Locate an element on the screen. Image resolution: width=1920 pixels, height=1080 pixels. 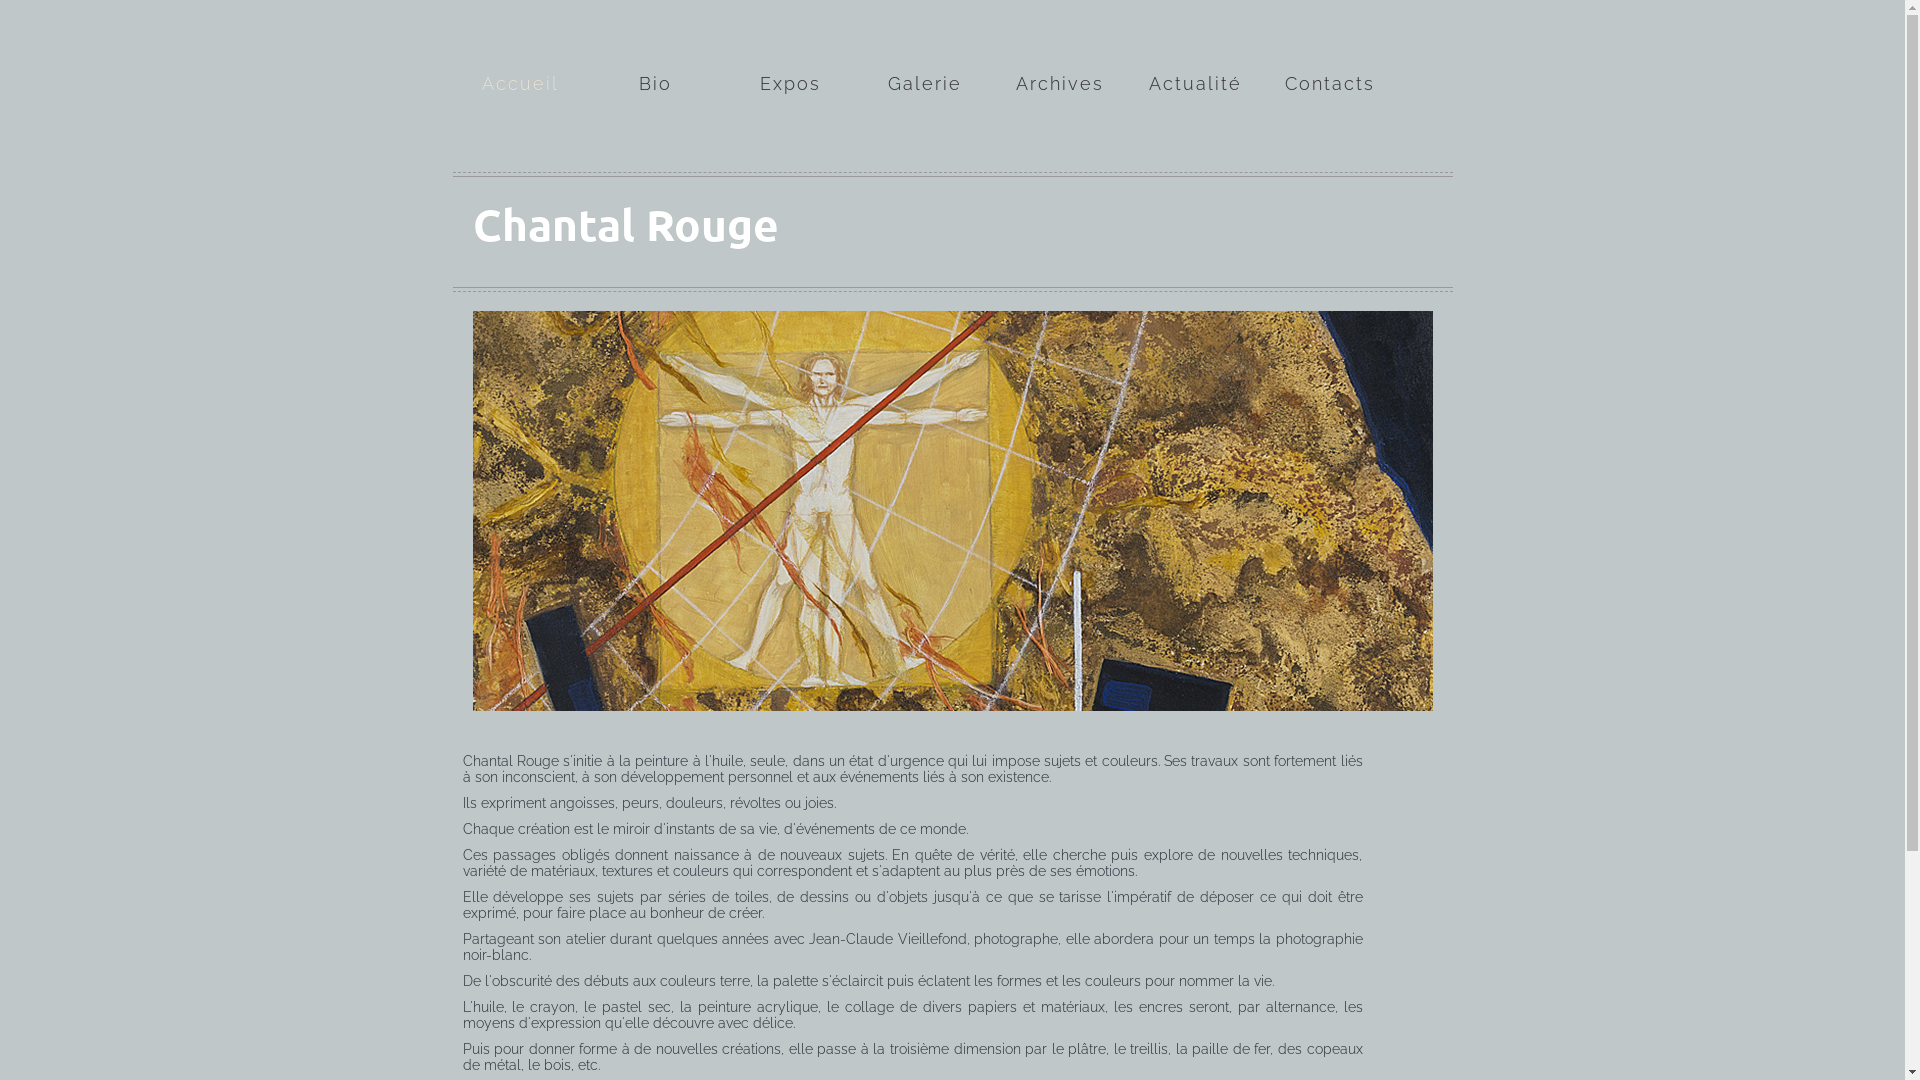
'Chantal Rouge' is located at coordinates (623, 224).